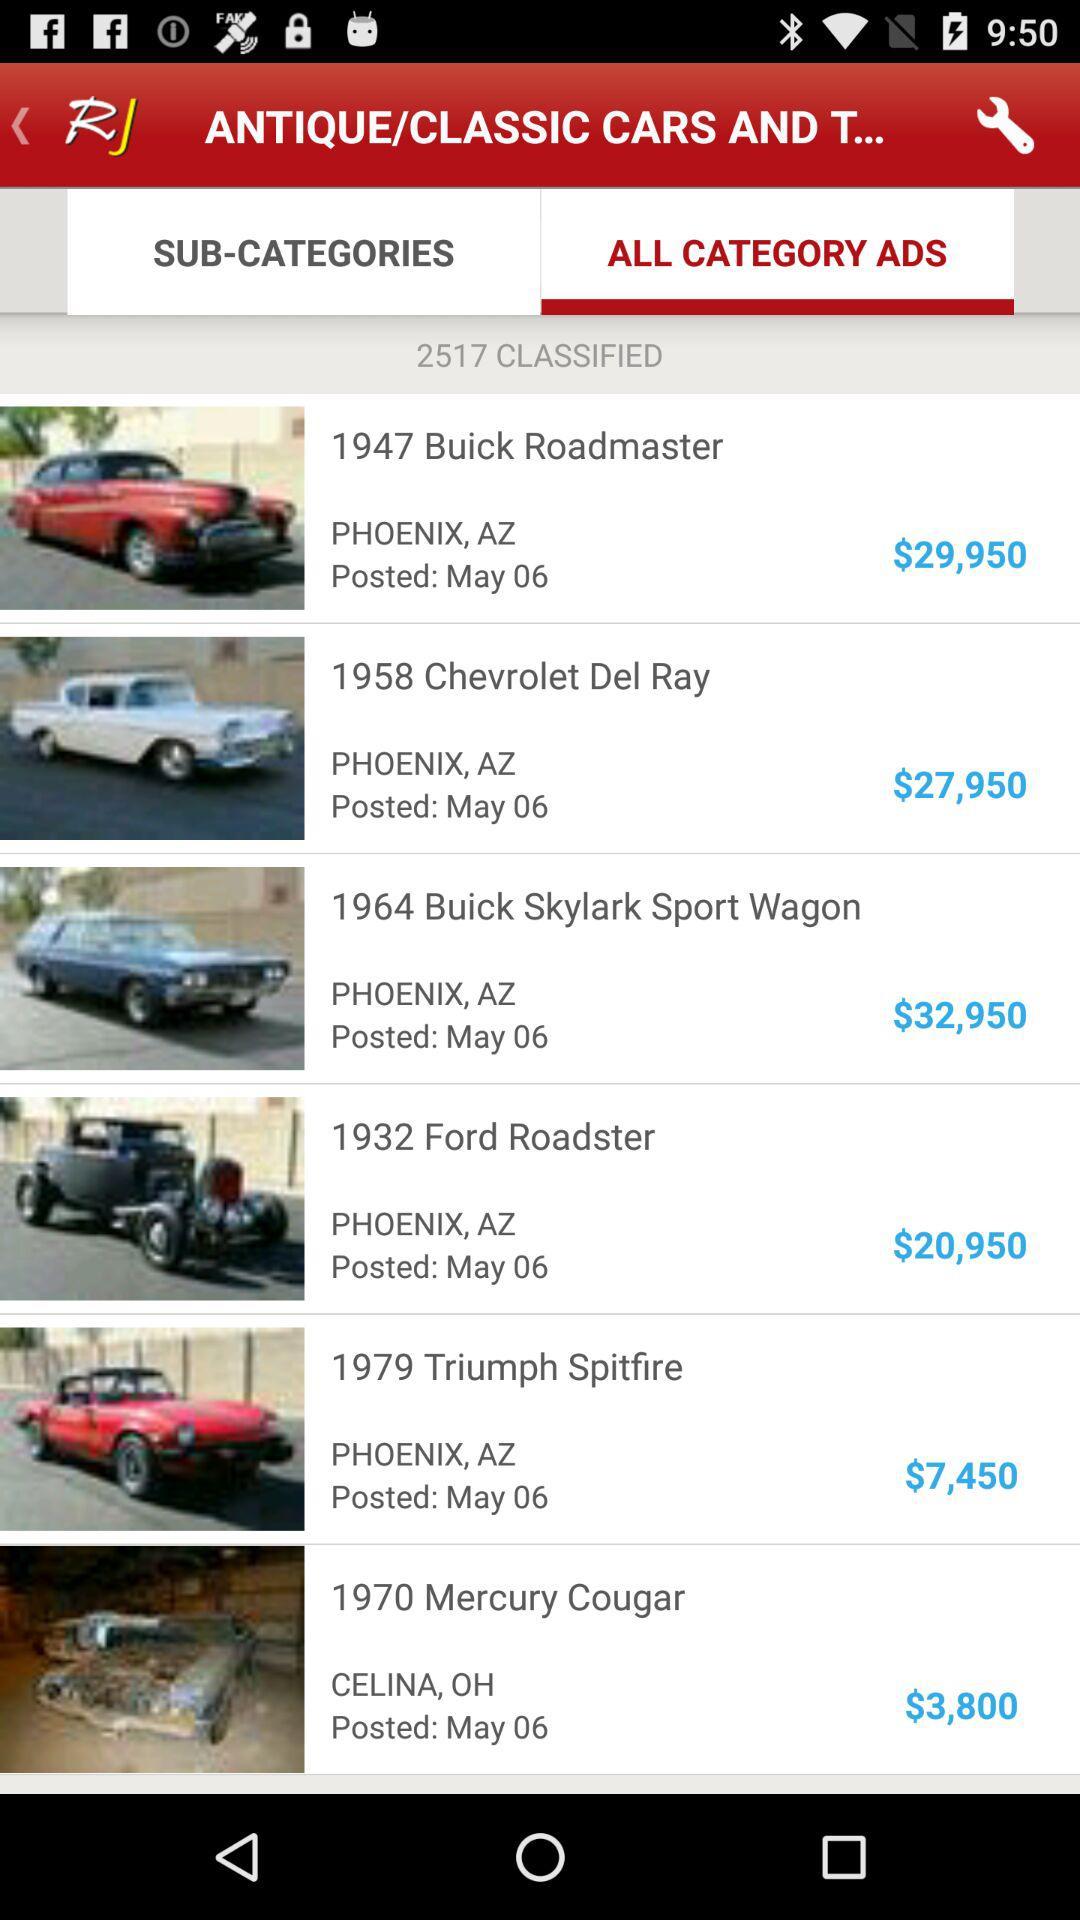 The width and height of the screenshot is (1080, 1920). What do you see at coordinates (960, 1474) in the screenshot?
I see `the icon above 1970 mercury cougar item` at bounding box center [960, 1474].